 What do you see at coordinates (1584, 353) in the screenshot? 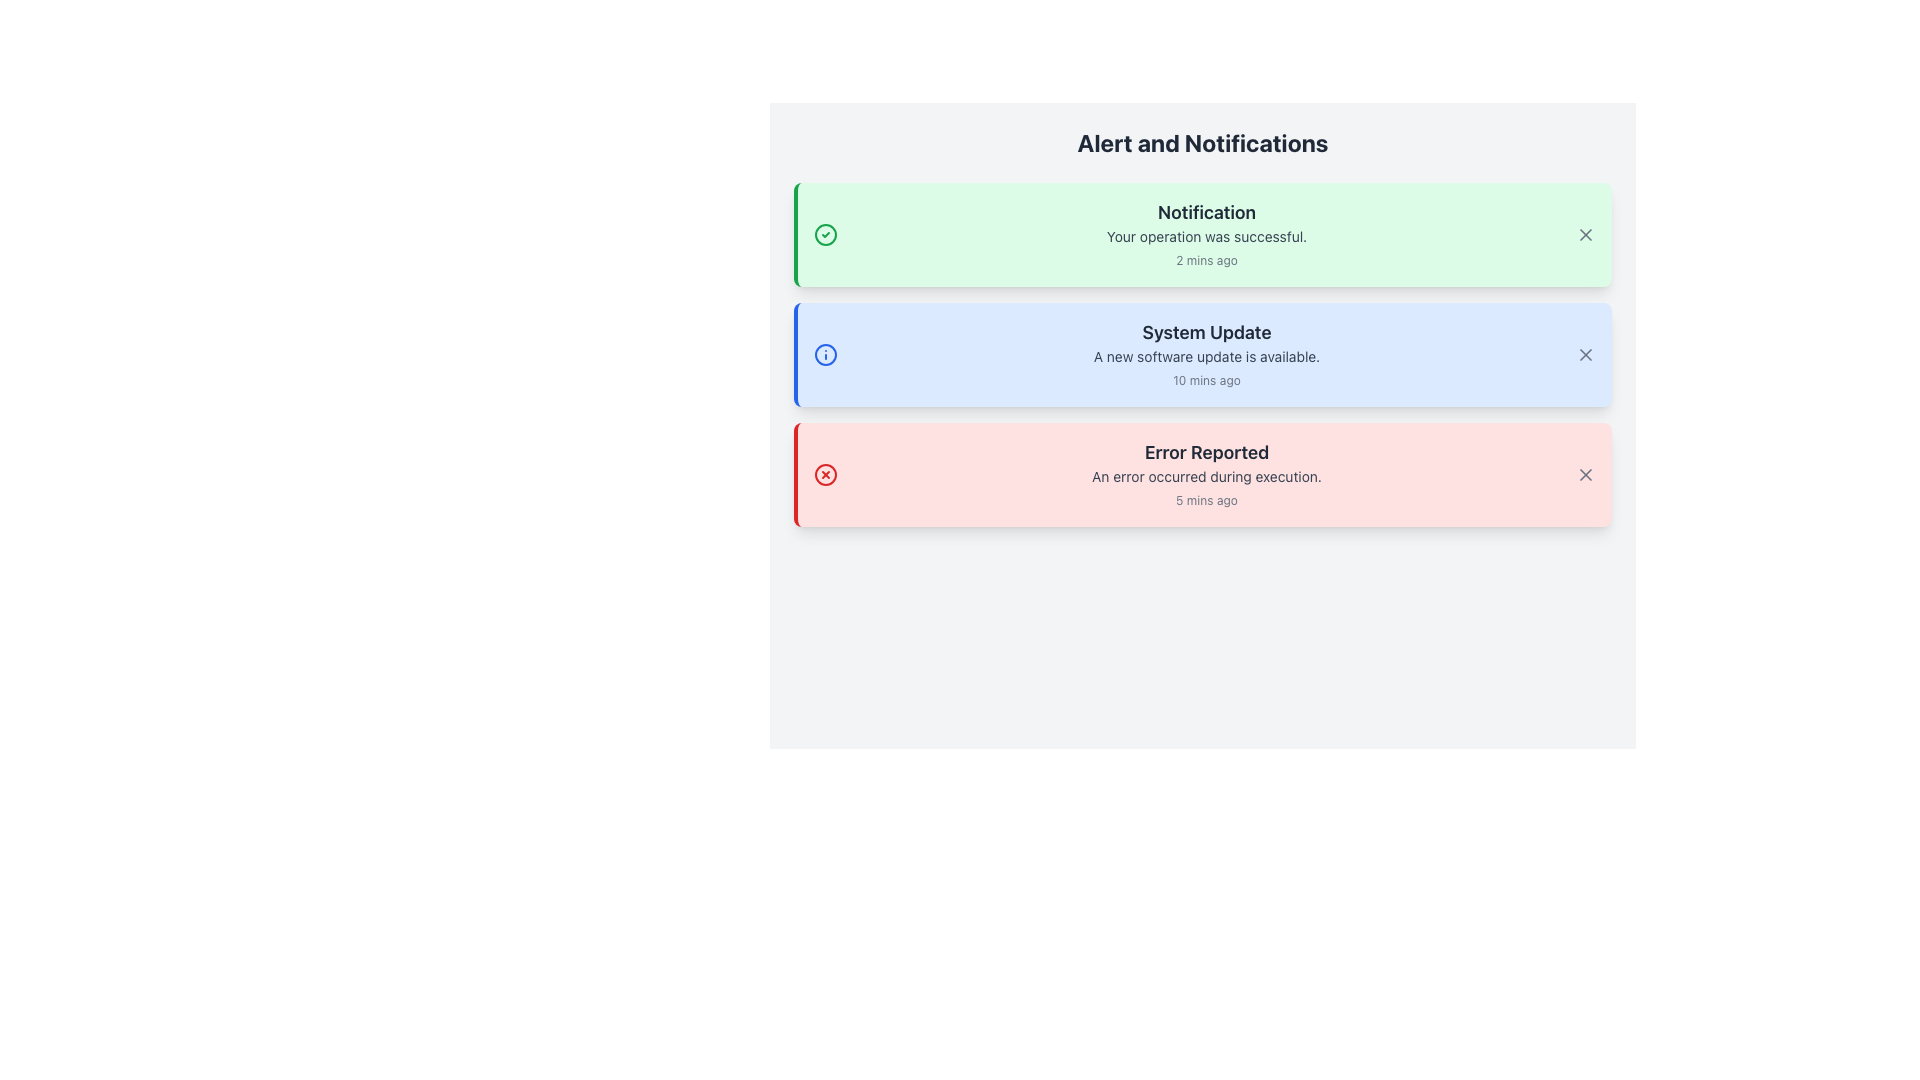
I see `the close button represented by a small SVG icon featuring an 'X' shape, located at the rightmost edge of the 'System Update' notification bar` at bounding box center [1584, 353].